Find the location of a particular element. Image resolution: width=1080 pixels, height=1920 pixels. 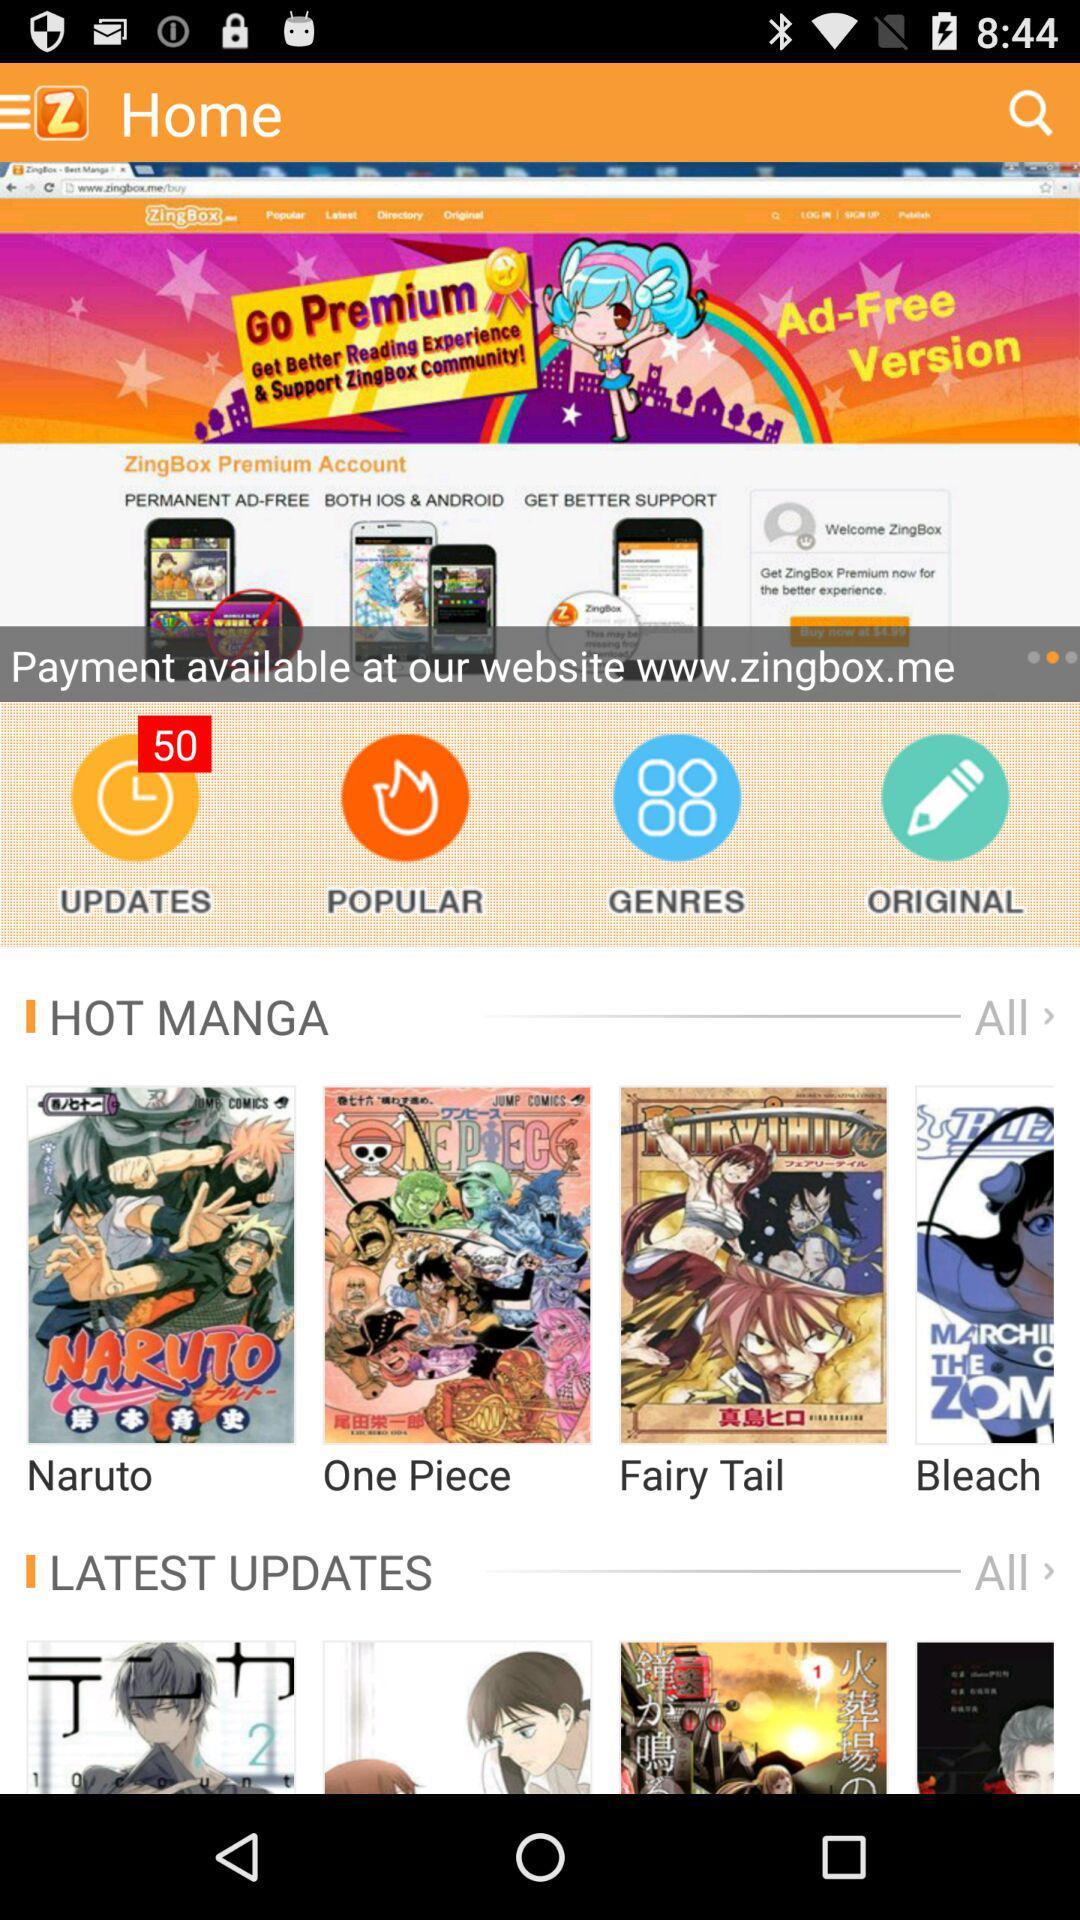

the menu icon is located at coordinates (983, 1837).